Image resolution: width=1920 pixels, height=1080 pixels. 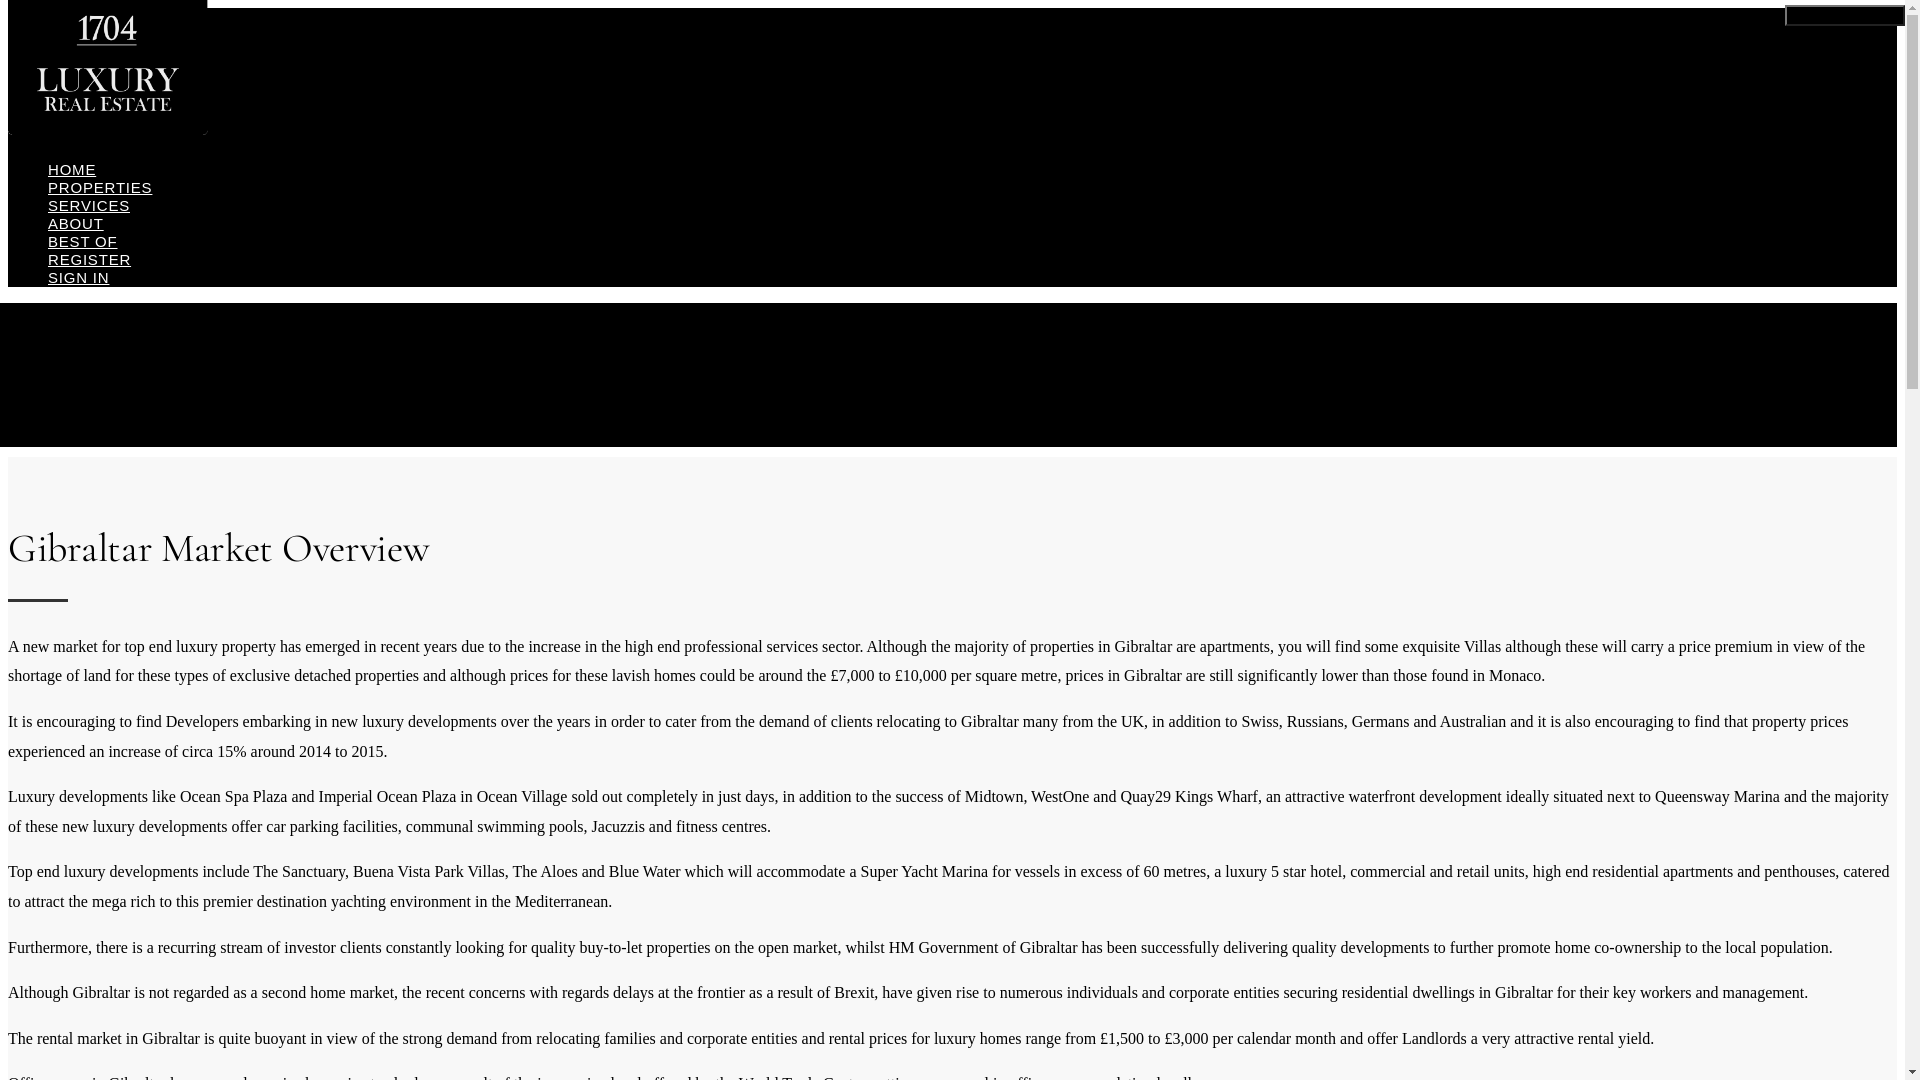 What do you see at coordinates (76, 223) in the screenshot?
I see `'ABOUT'` at bounding box center [76, 223].